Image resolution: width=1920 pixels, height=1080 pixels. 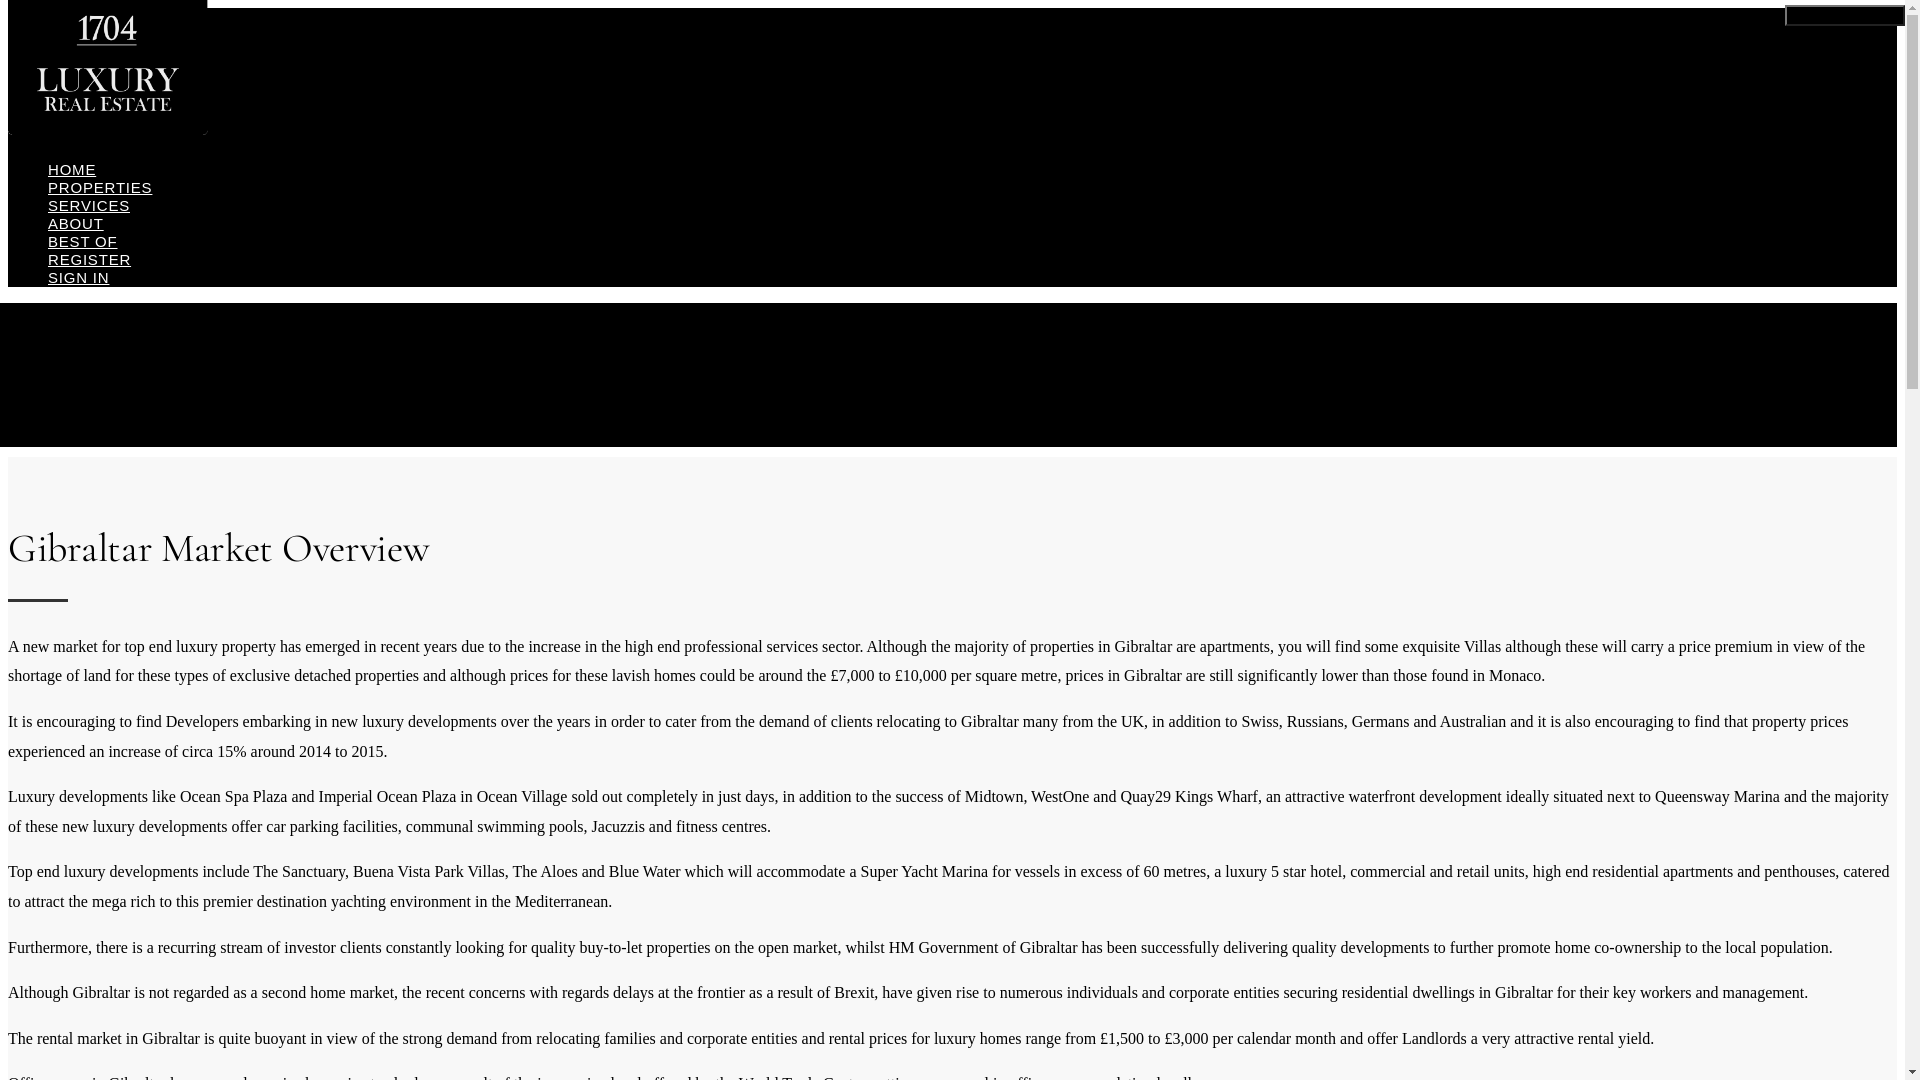 What do you see at coordinates (76, 223) in the screenshot?
I see `'ABOUT'` at bounding box center [76, 223].